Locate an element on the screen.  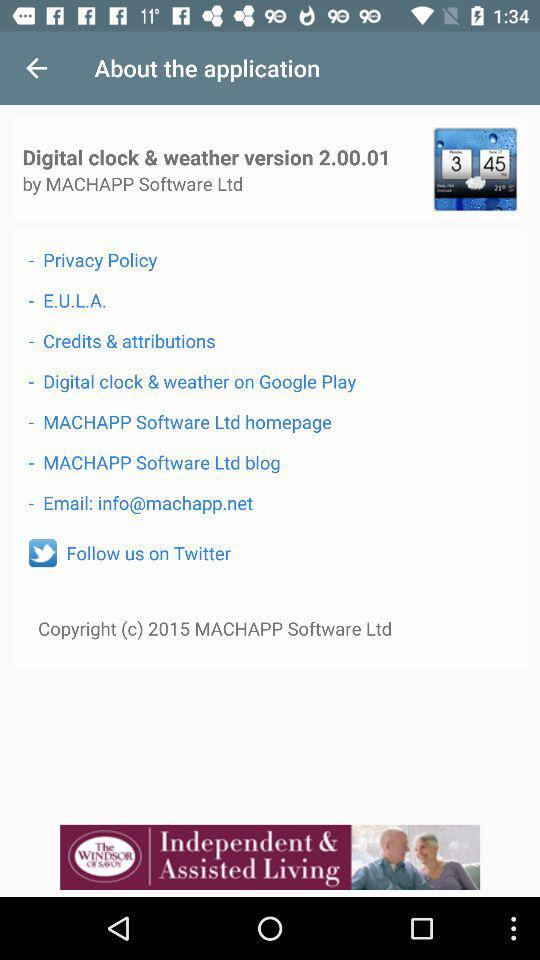
the twitter icon is located at coordinates (42, 553).